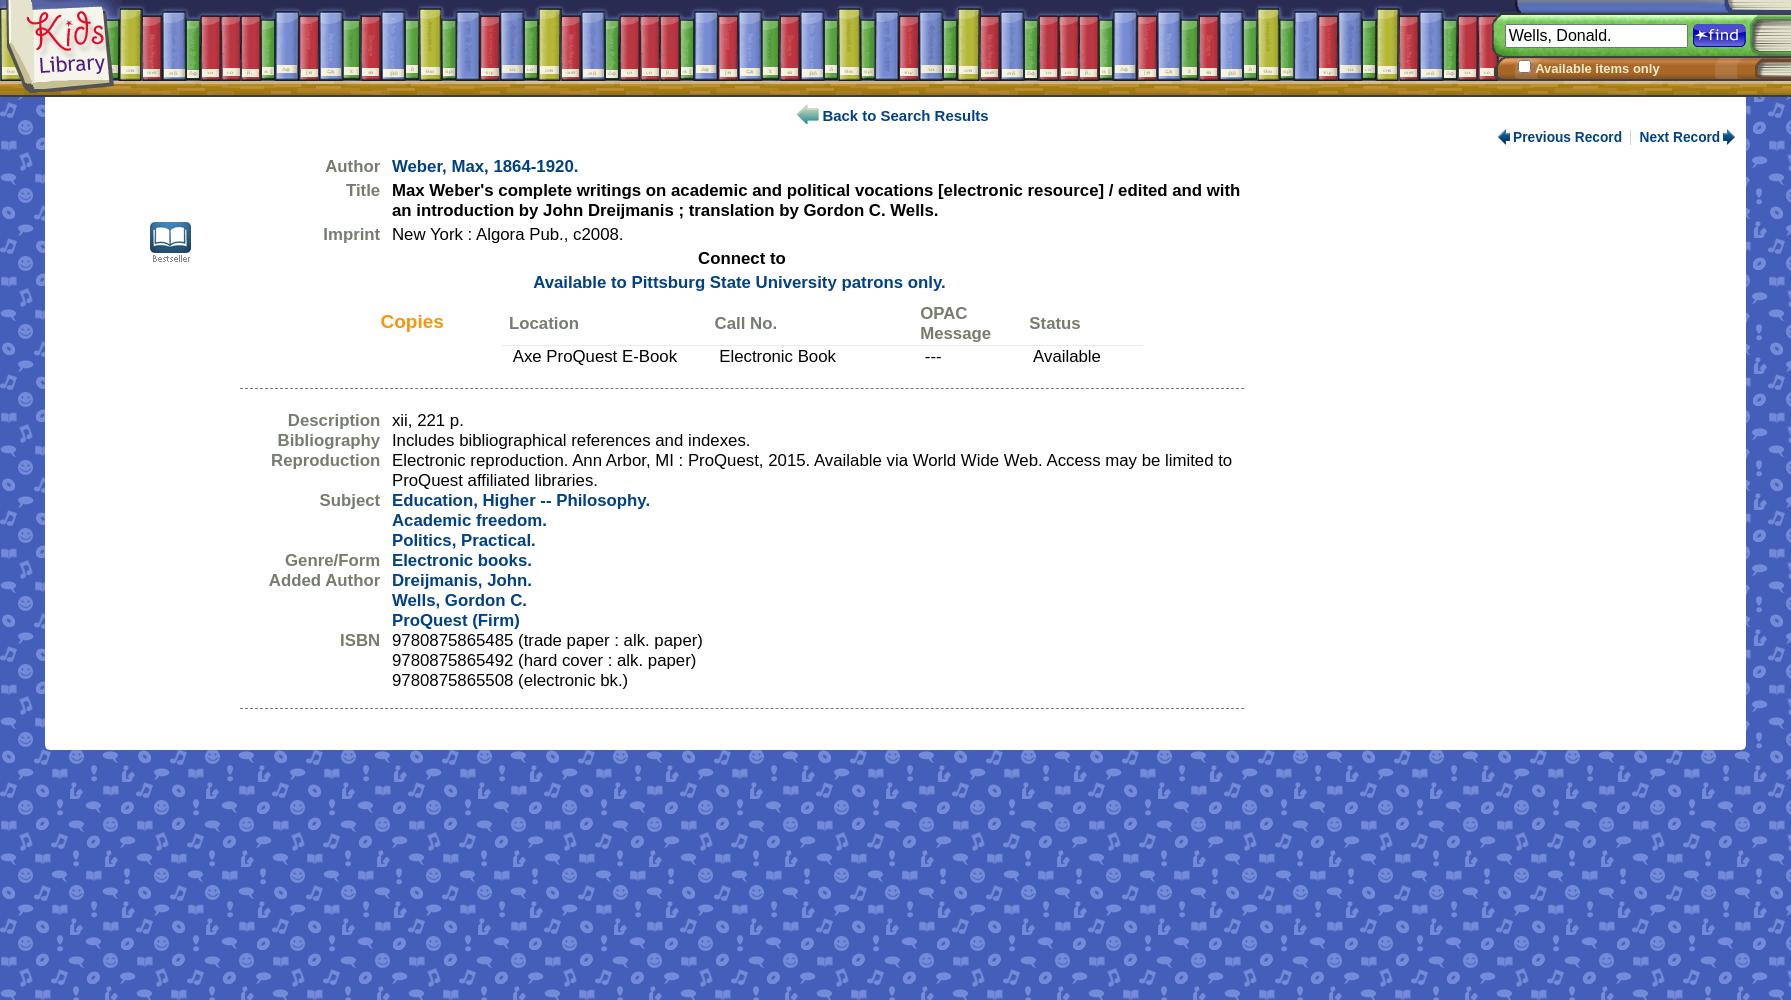 Image resolution: width=1791 pixels, height=1000 pixels. What do you see at coordinates (461, 560) in the screenshot?
I see `'Electronic books.'` at bounding box center [461, 560].